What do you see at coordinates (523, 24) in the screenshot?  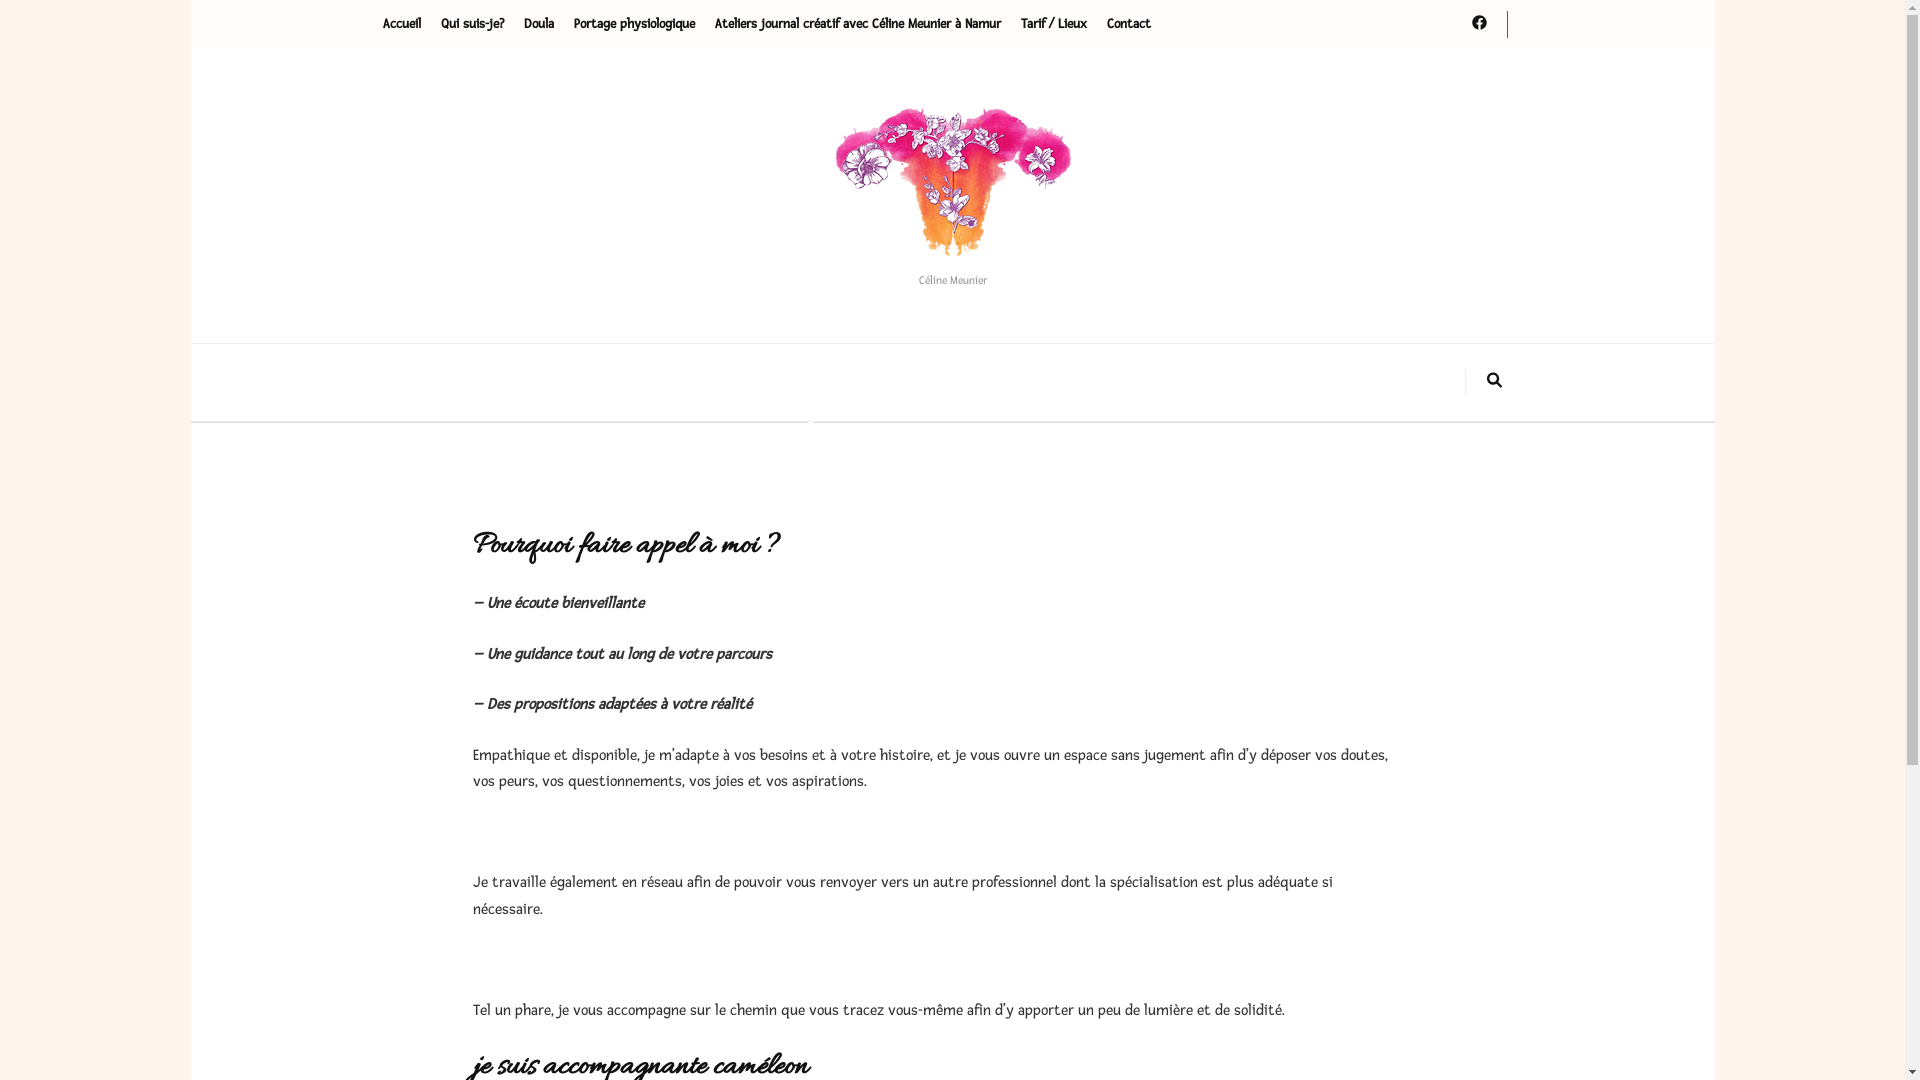 I see `'Doula'` at bounding box center [523, 24].